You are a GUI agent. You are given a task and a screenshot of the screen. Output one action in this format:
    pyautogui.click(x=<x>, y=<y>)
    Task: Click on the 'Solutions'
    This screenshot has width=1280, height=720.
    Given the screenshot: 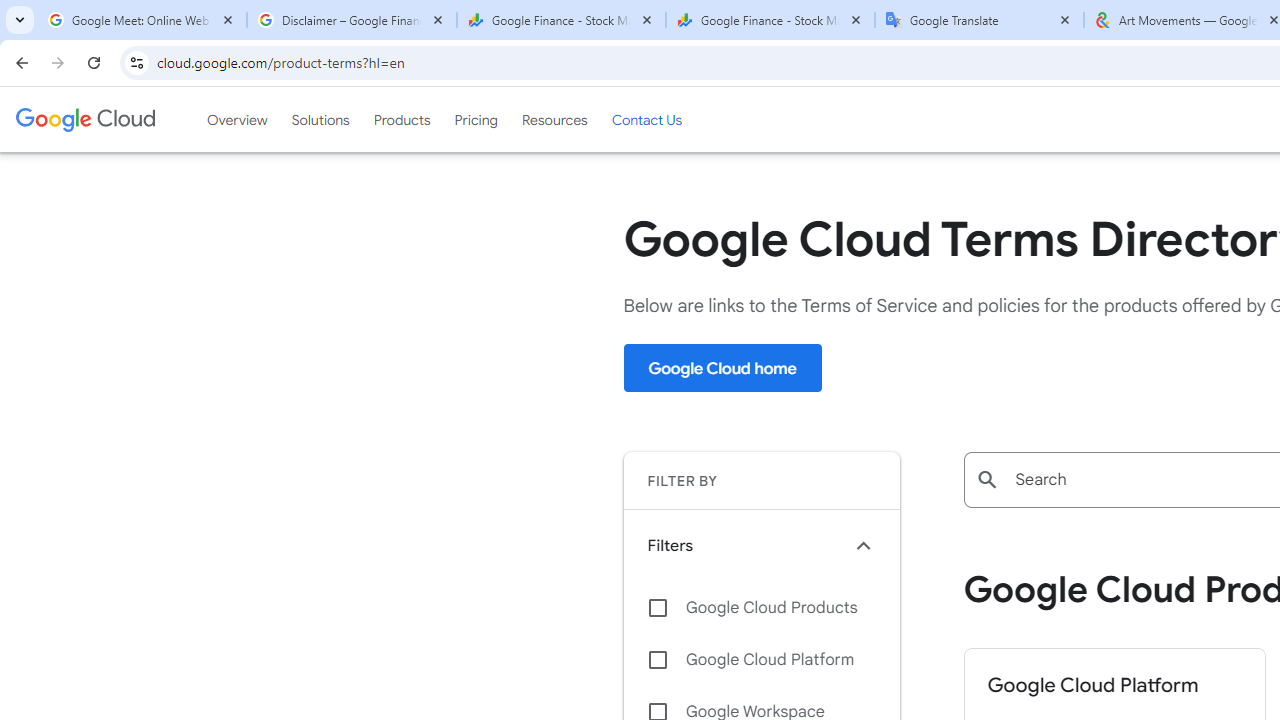 What is the action you would take?
    pyautogui.click(x=320, y=119)
    